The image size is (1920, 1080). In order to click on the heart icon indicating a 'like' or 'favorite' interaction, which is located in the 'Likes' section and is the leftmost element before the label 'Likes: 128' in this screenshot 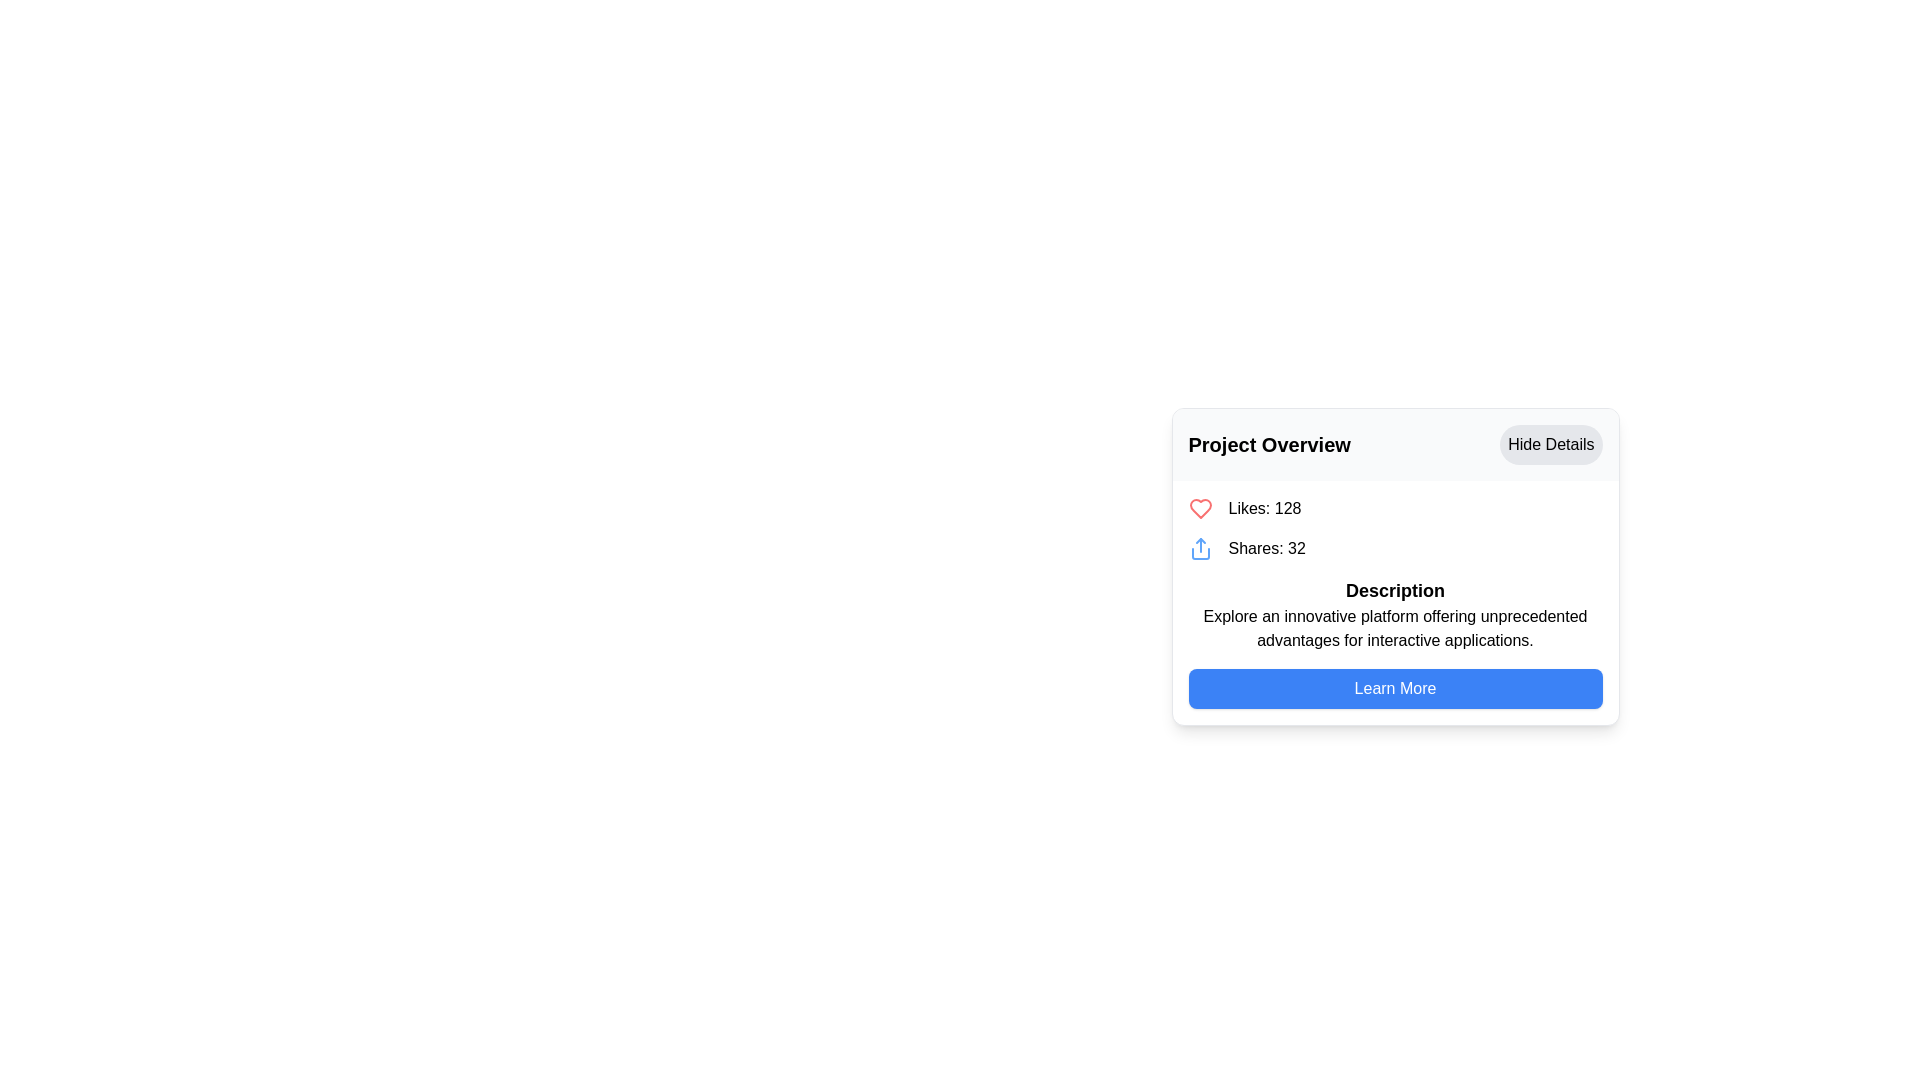, I will do `click(1200, 508)`.